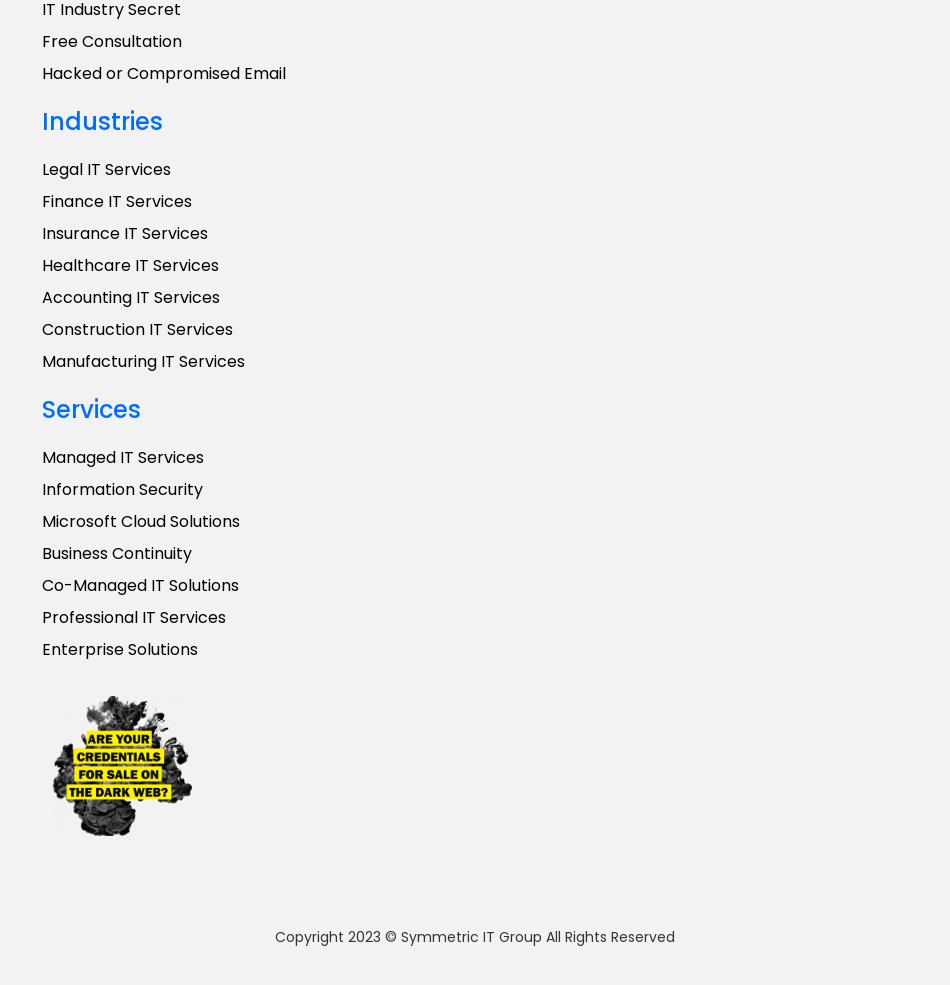 This screenshot has width=950, height=985. I want to click on 'Information Security', so click(122, 488).